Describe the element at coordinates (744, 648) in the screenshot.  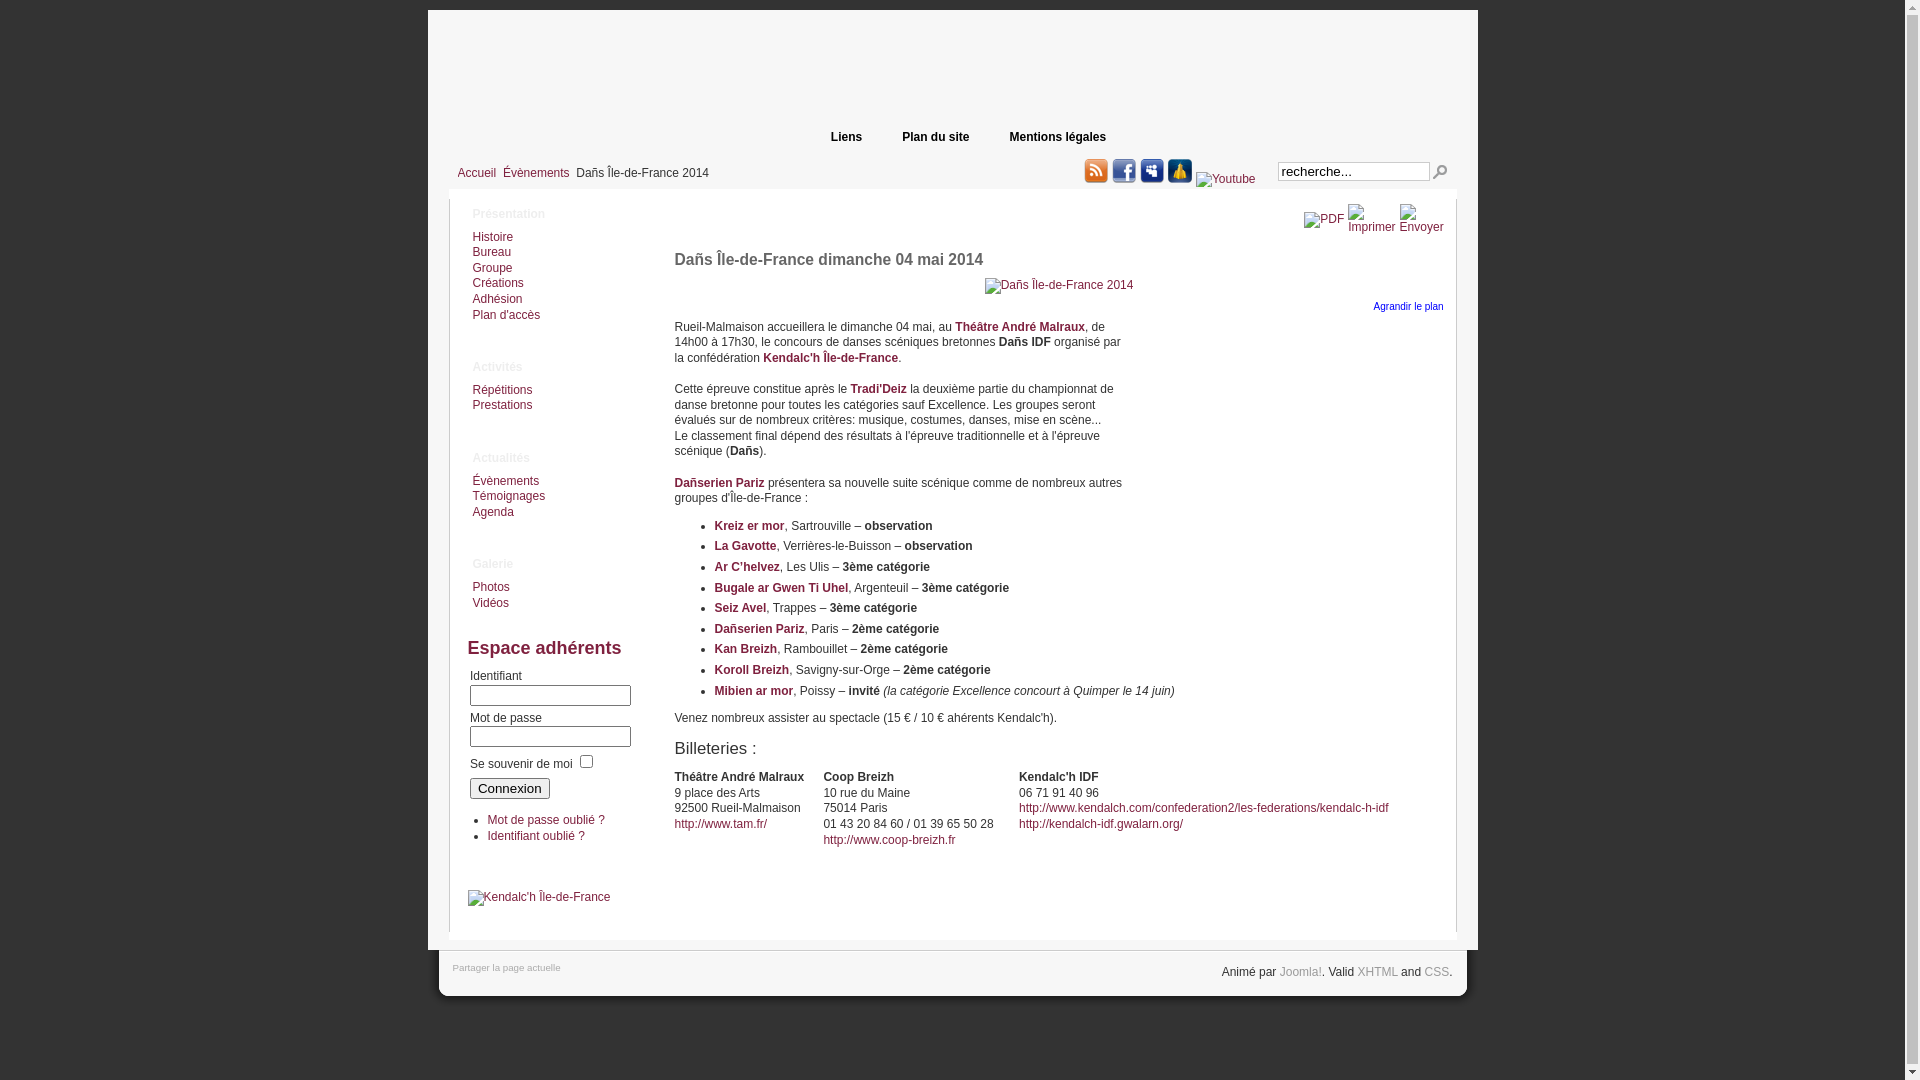
I see `'Kan Breizh'` at that location.